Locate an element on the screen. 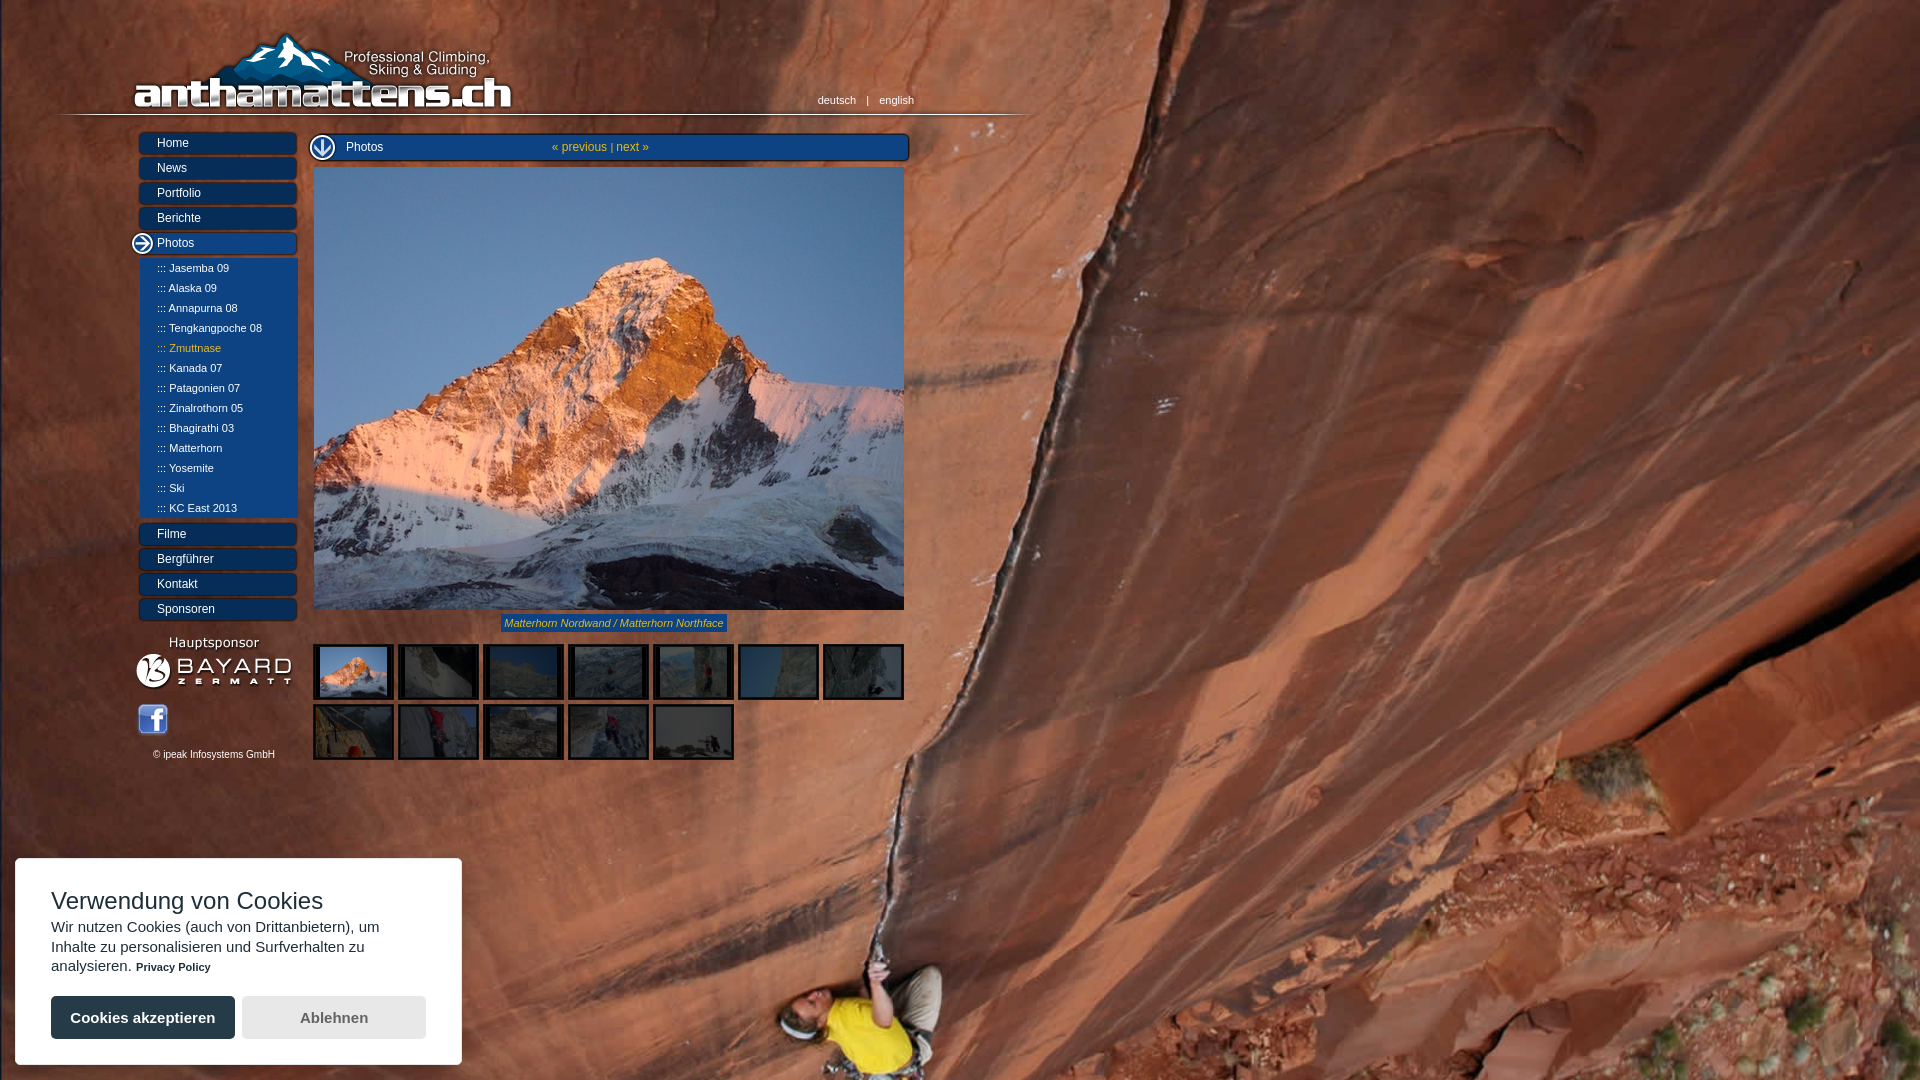 This screenshot has height=1080, width=1920. 'english' is located at coordinates (895, 100).